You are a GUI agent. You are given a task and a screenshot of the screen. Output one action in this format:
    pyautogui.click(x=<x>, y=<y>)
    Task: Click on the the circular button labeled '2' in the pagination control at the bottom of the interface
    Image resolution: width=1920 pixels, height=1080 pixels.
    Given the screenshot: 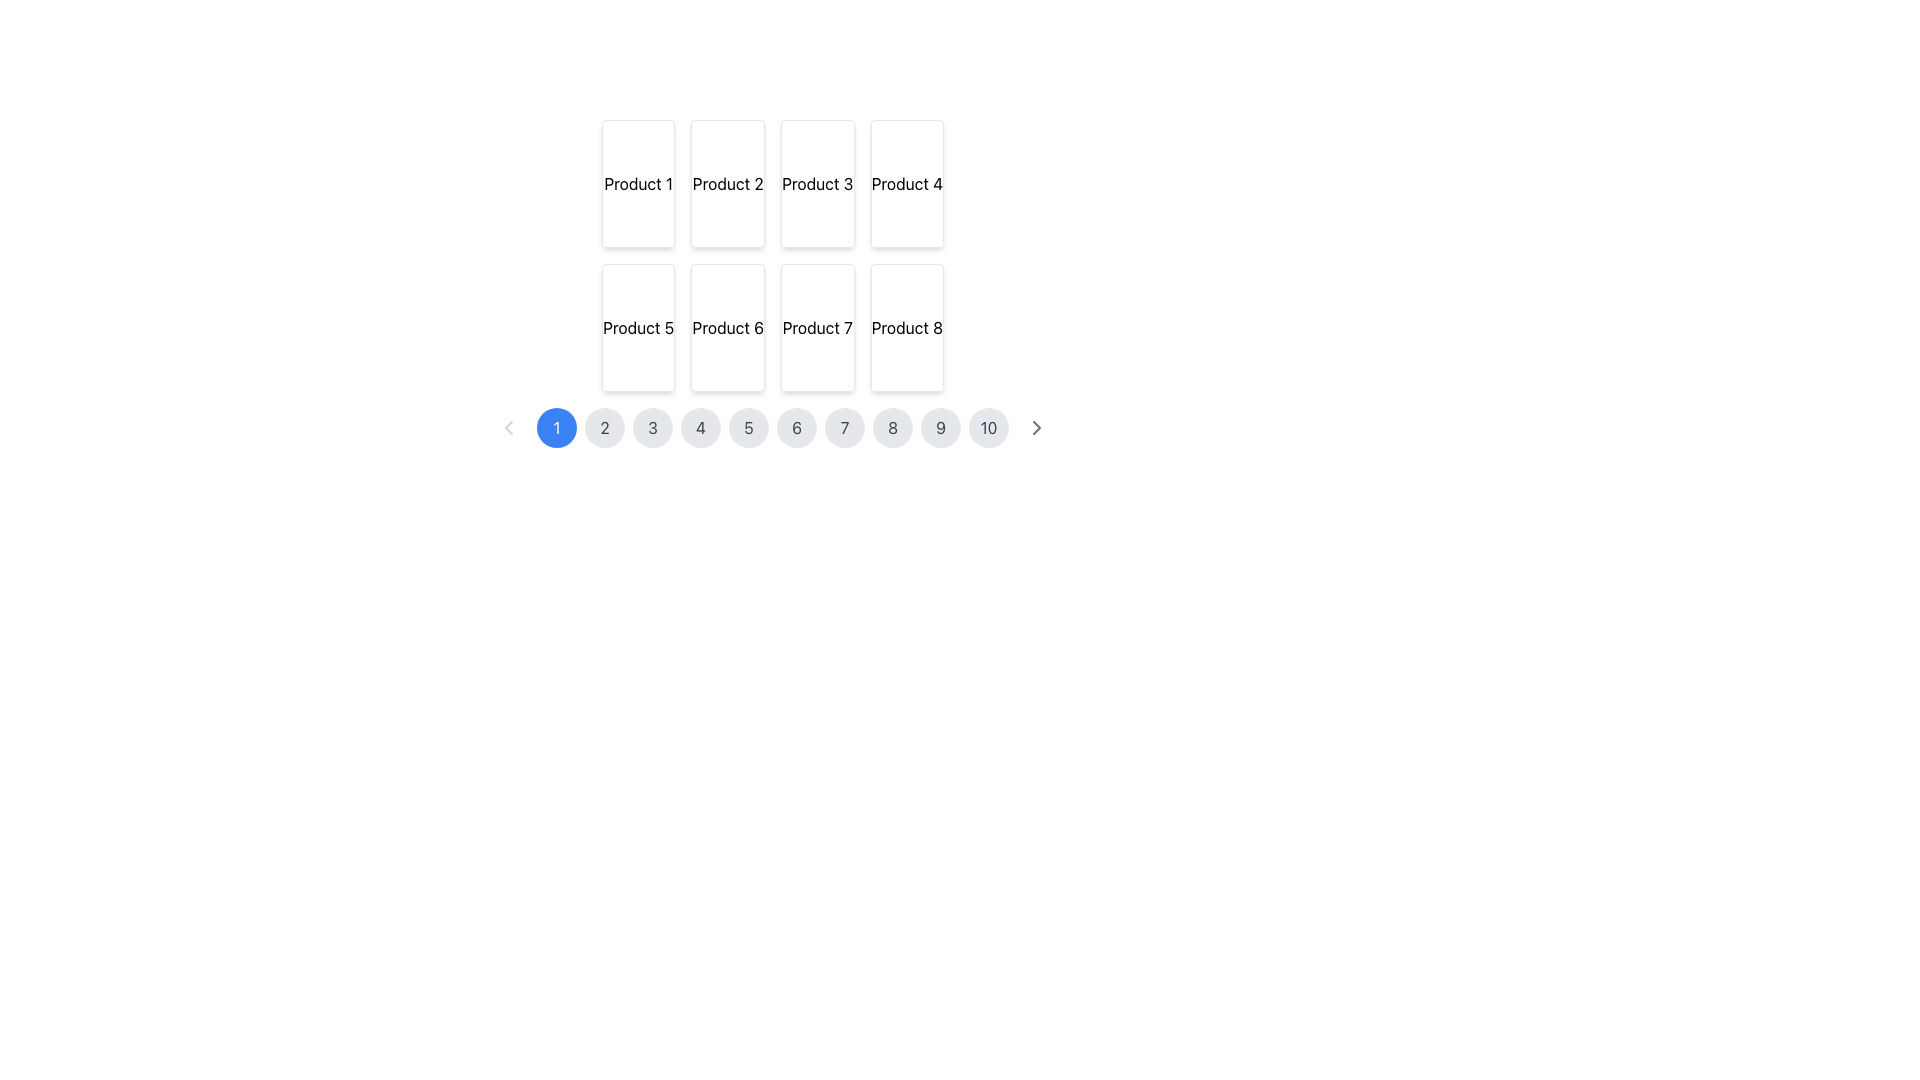 What is the action you would take?
    pyautogui.click(x=603, y=427)
    